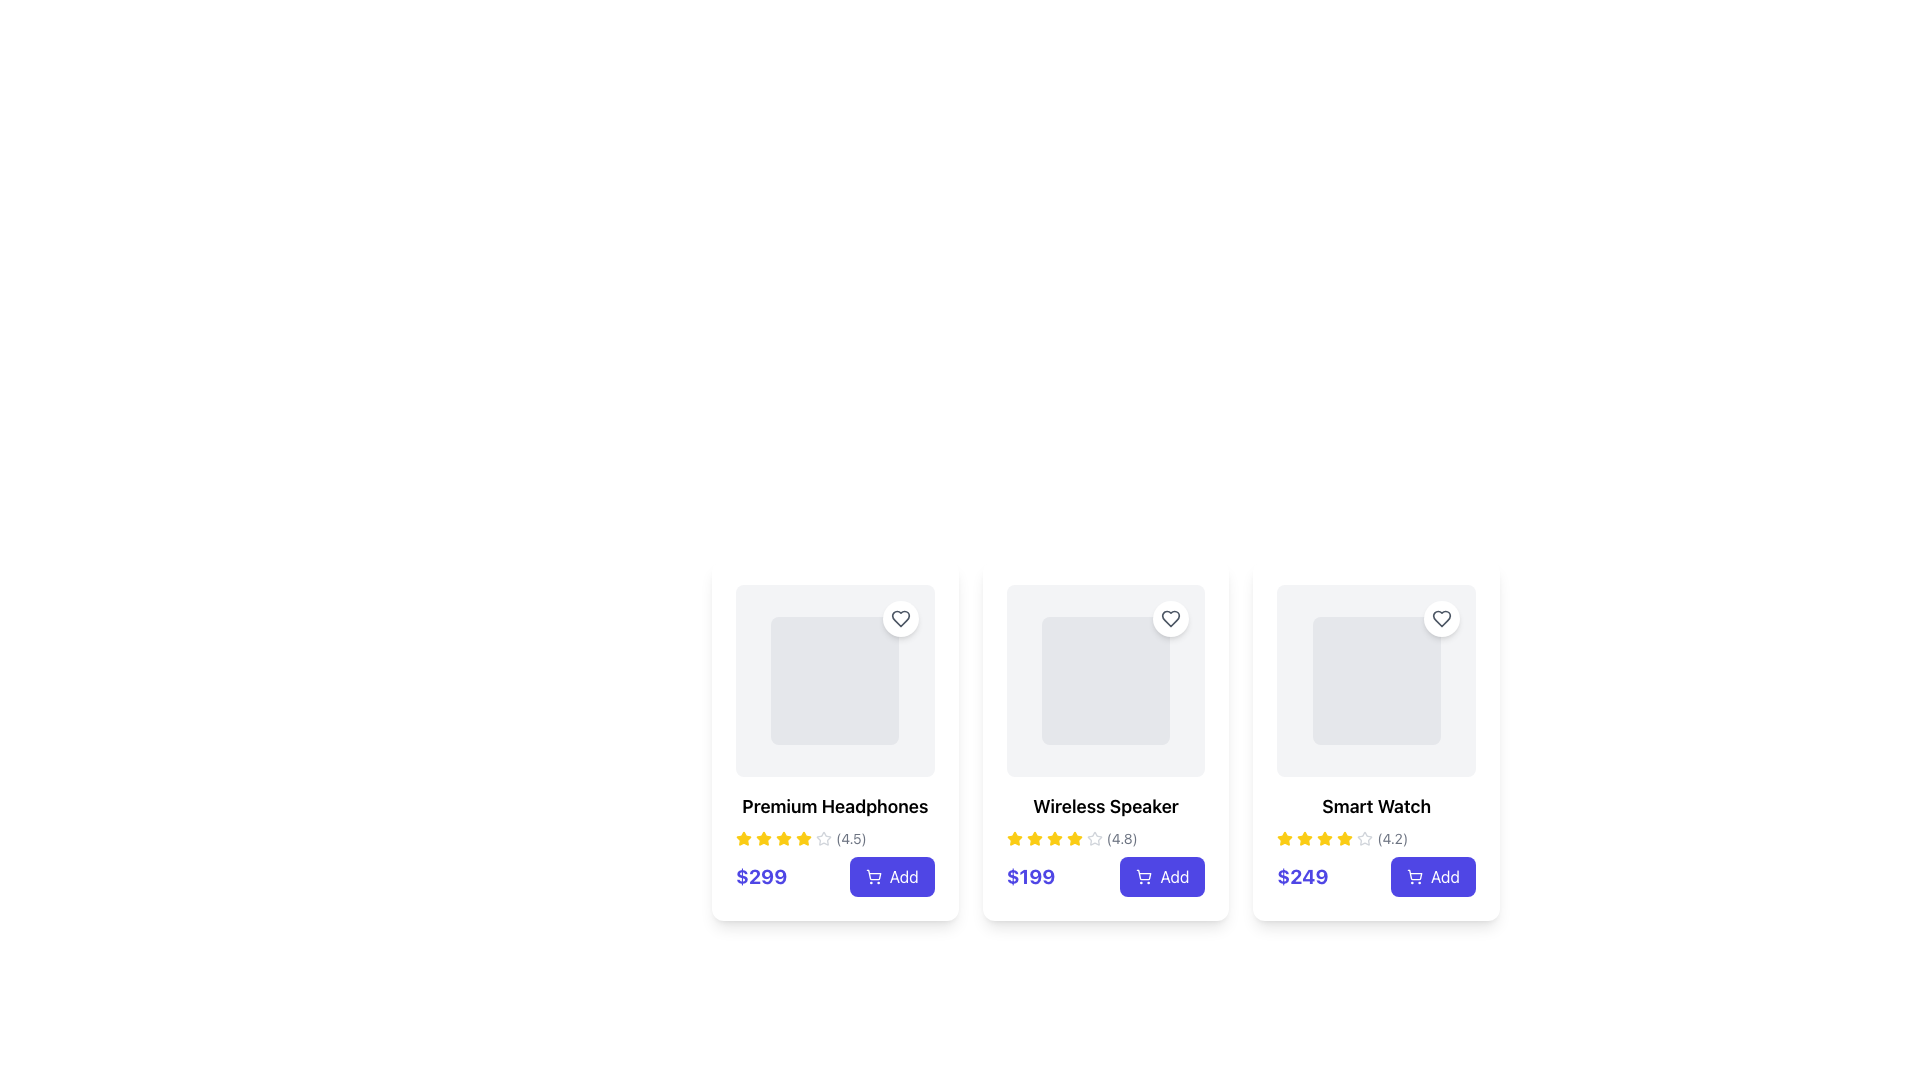 The image size is (1920, 1080). I want to click on the bold yellow star icon, which is the second star, so click(1033, 839).